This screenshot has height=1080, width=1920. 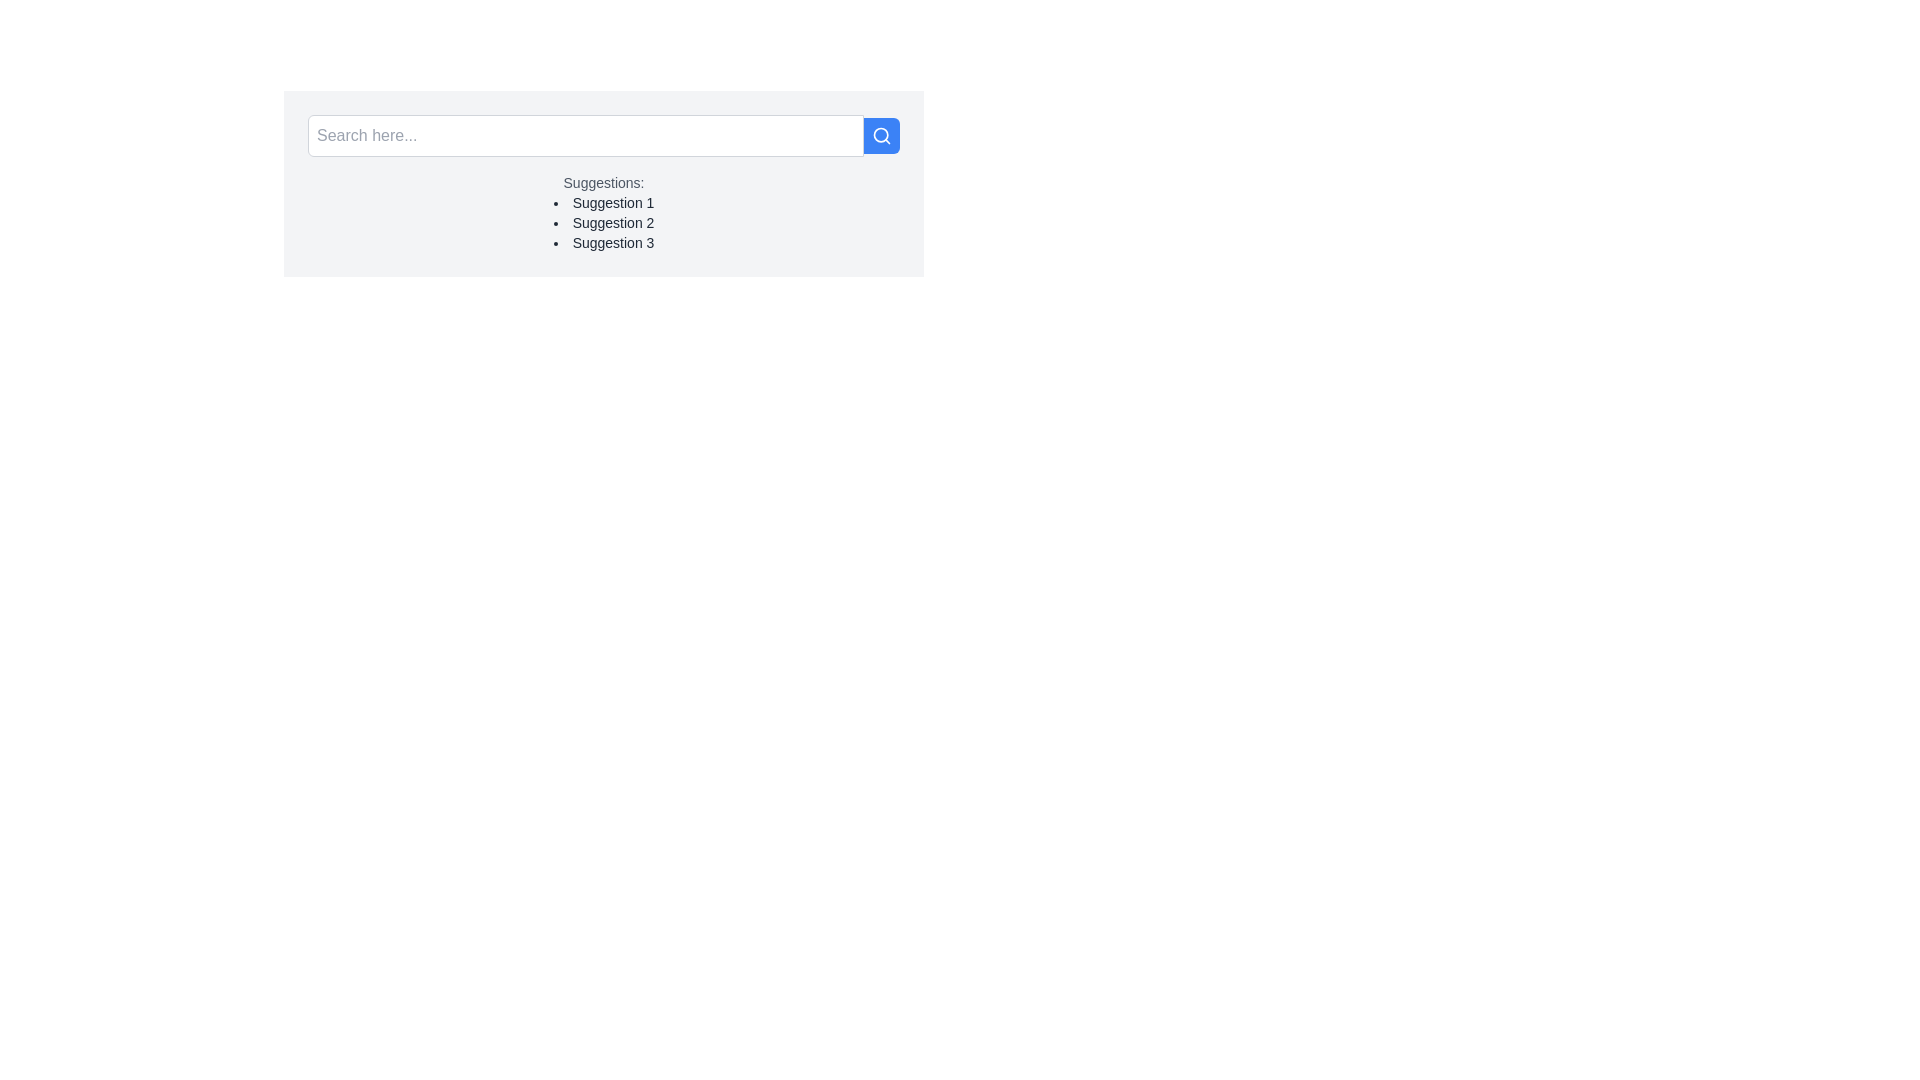 I want to click on the magnifying glass icon, which is located inside a blue circular button adjacent to the search input field, to initiate a search, so click(x=881, y=135).